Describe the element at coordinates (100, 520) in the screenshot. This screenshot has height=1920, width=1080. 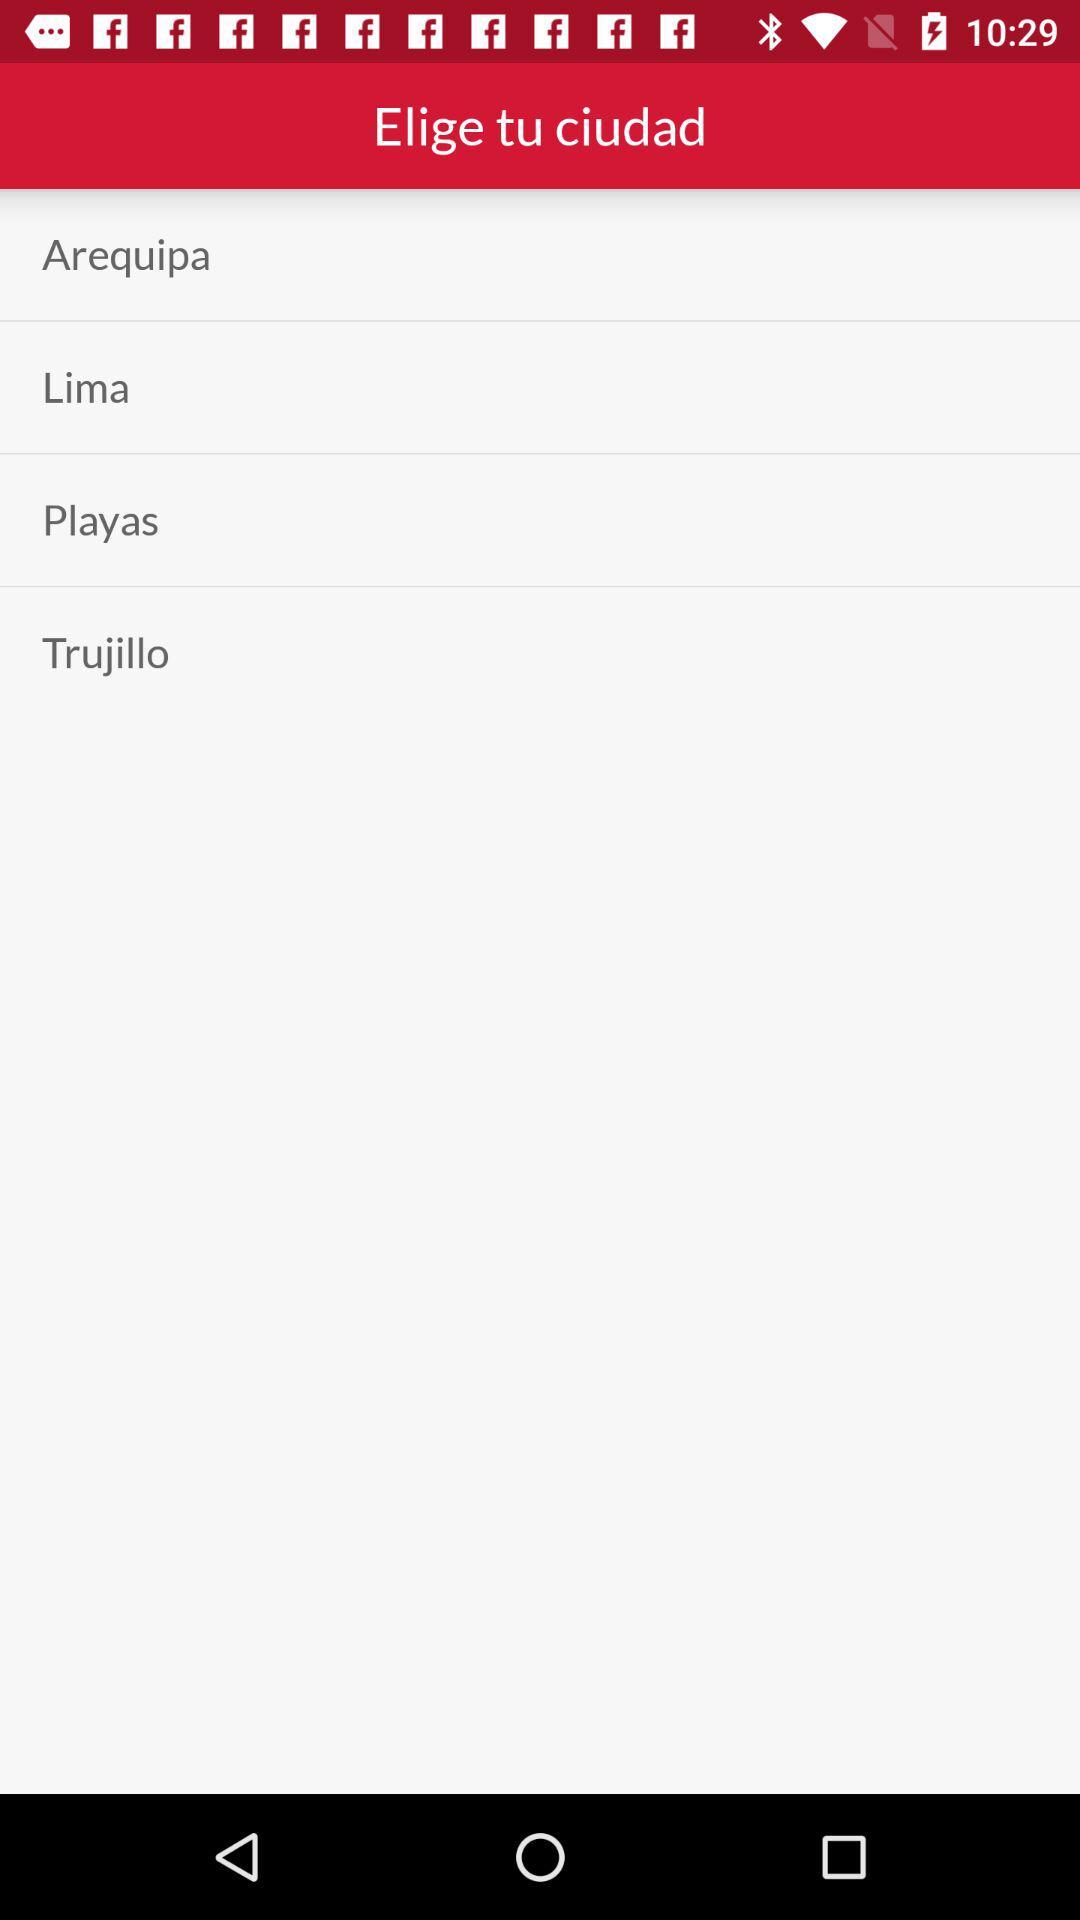
I see `playas item` at that location.